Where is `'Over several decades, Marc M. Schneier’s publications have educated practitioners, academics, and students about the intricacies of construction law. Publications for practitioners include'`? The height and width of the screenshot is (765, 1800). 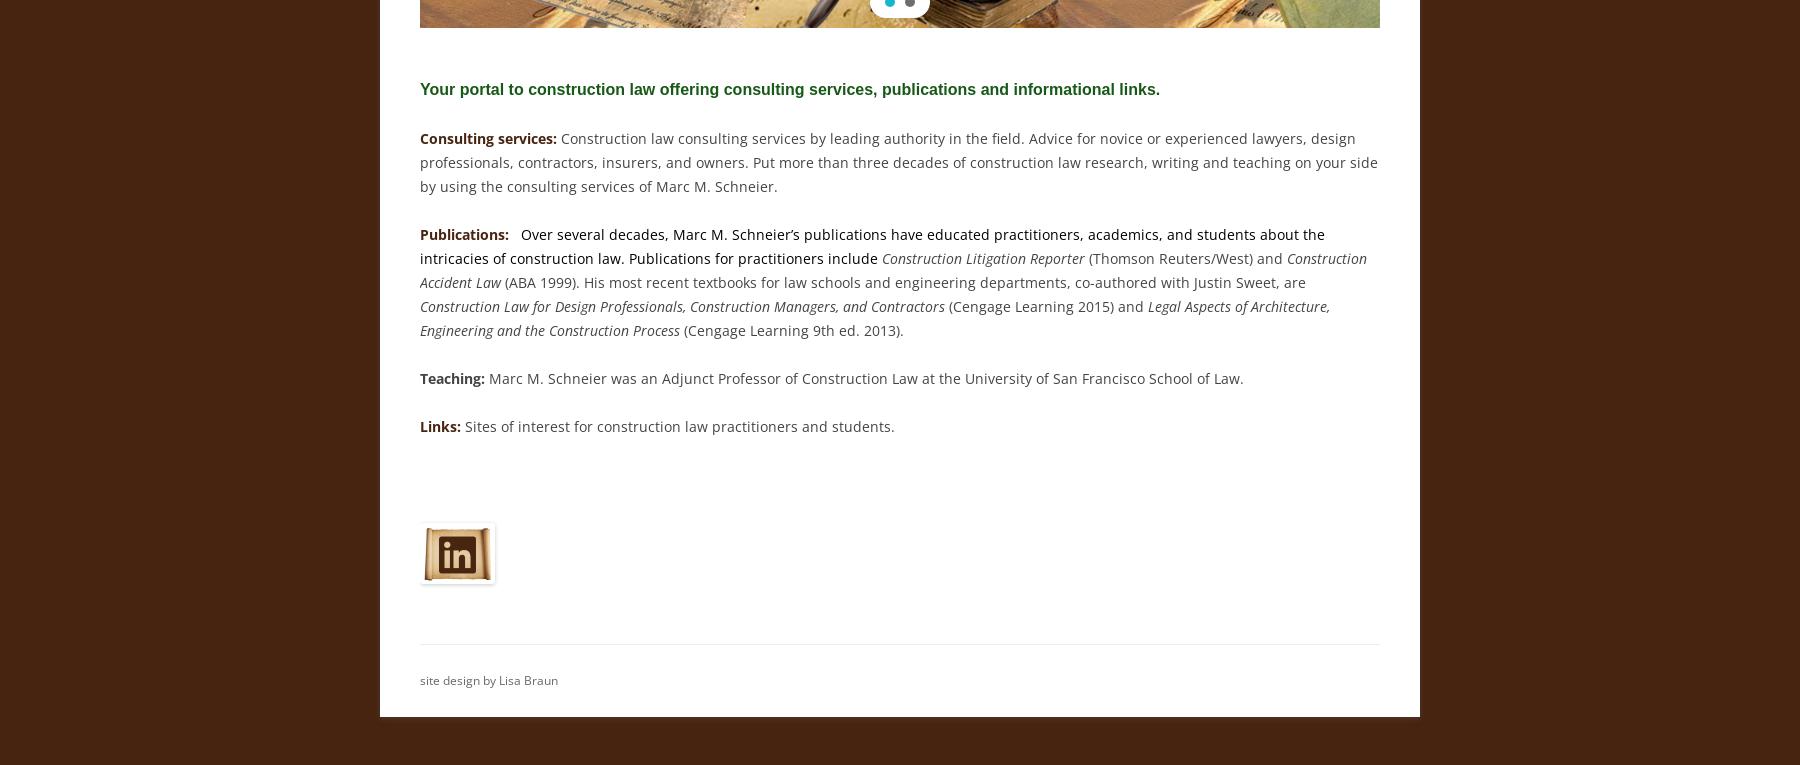
'Over several decades, Marc M. Schneier’s publications have educated practitioners, academics, and students about the intricacies of construction law. Publications for practitioners include' is located at coordinates (872, 246).